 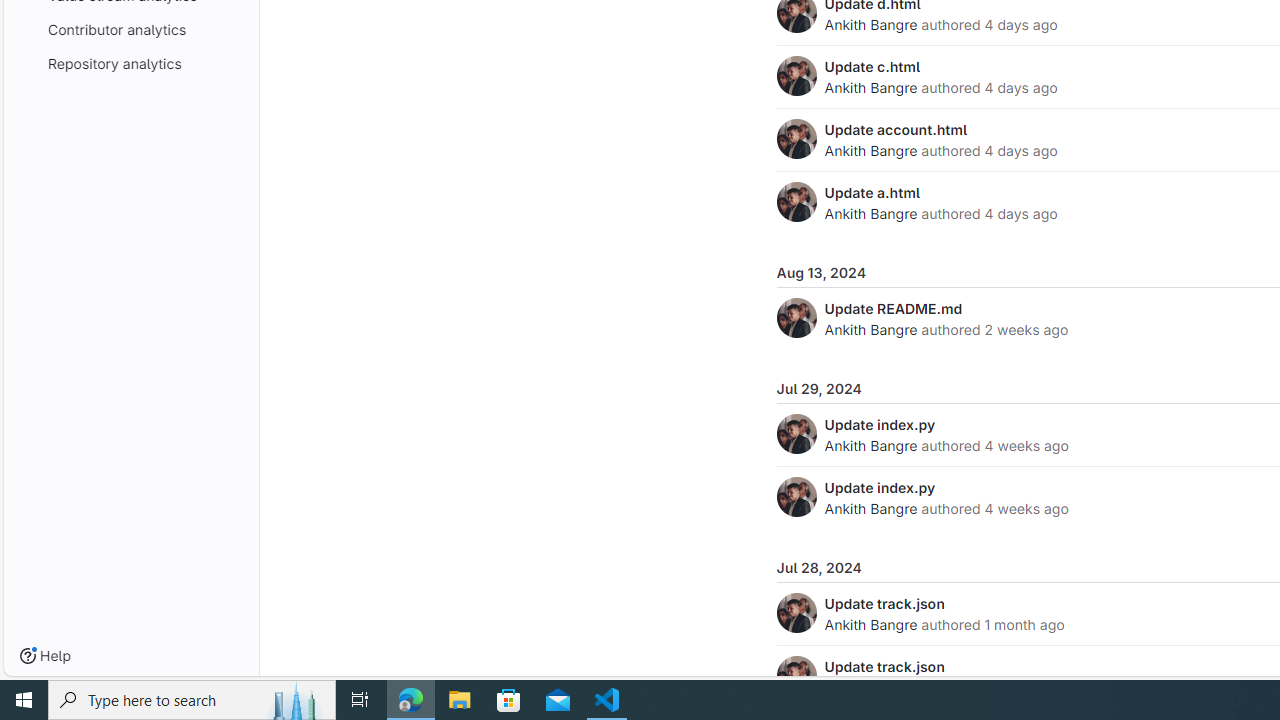 I want to click on 'Update account.html', so click(x=895, y=129).